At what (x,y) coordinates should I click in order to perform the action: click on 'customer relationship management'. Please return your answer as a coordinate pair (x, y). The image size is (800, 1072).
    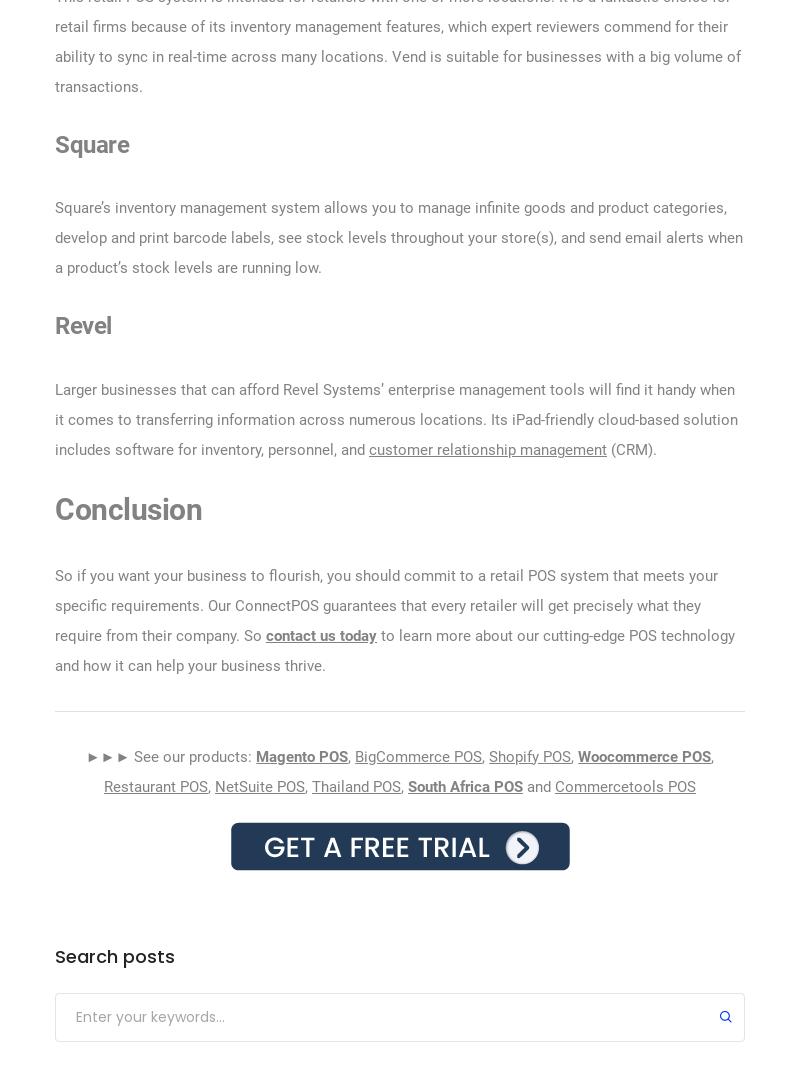
    Looking at the image, I should click on (488, 449).